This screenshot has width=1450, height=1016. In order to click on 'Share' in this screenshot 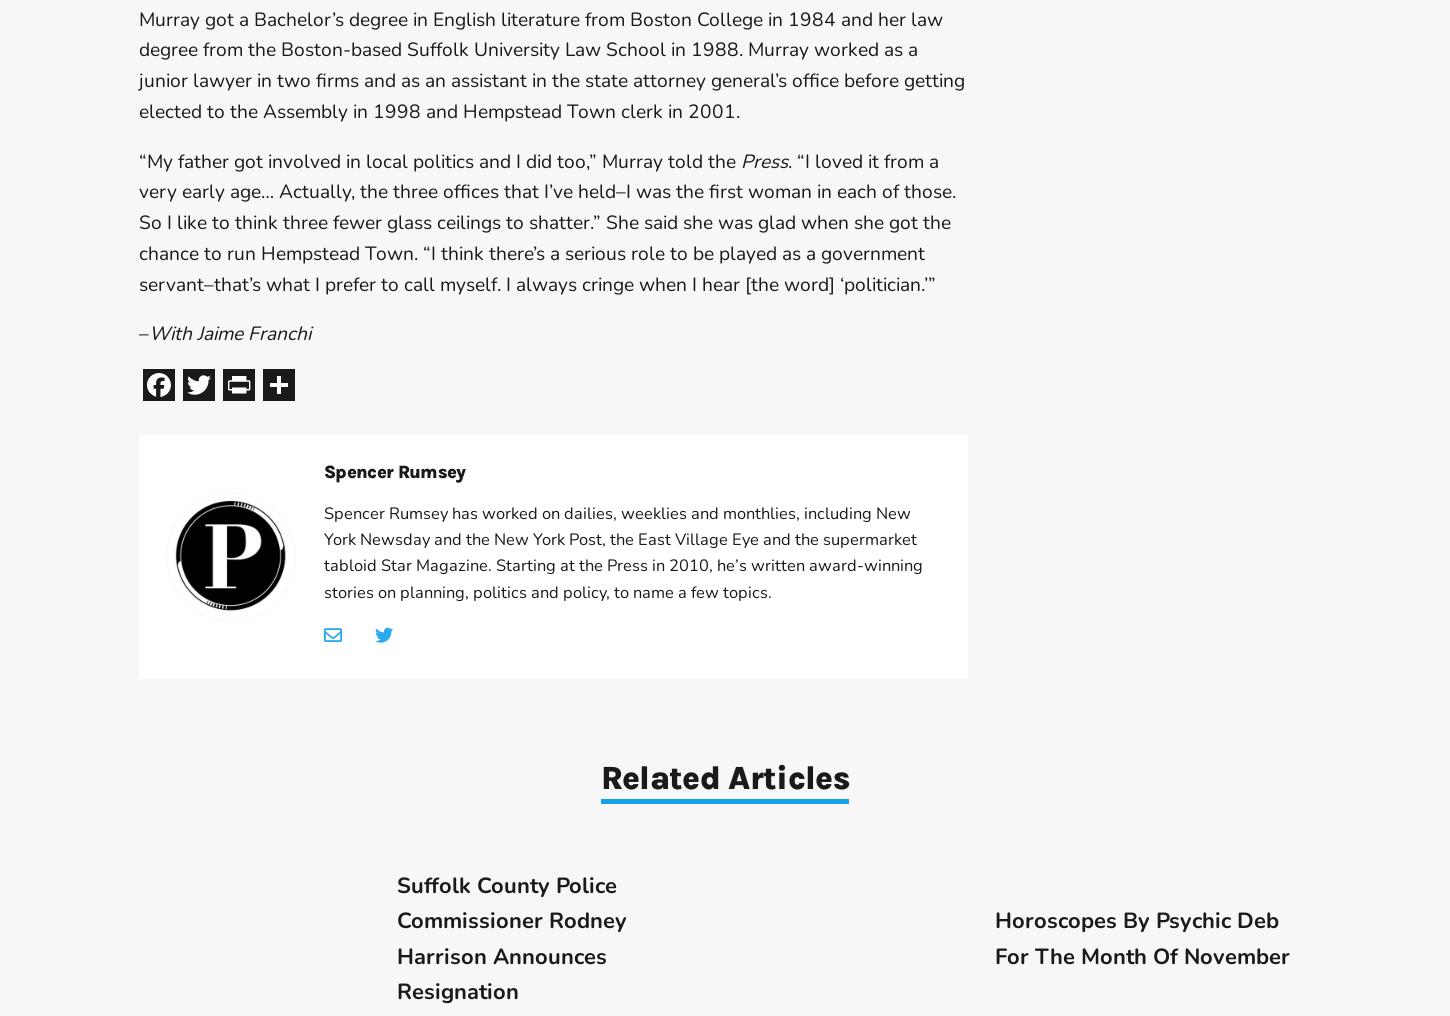, I will do `click(336, 383)`.